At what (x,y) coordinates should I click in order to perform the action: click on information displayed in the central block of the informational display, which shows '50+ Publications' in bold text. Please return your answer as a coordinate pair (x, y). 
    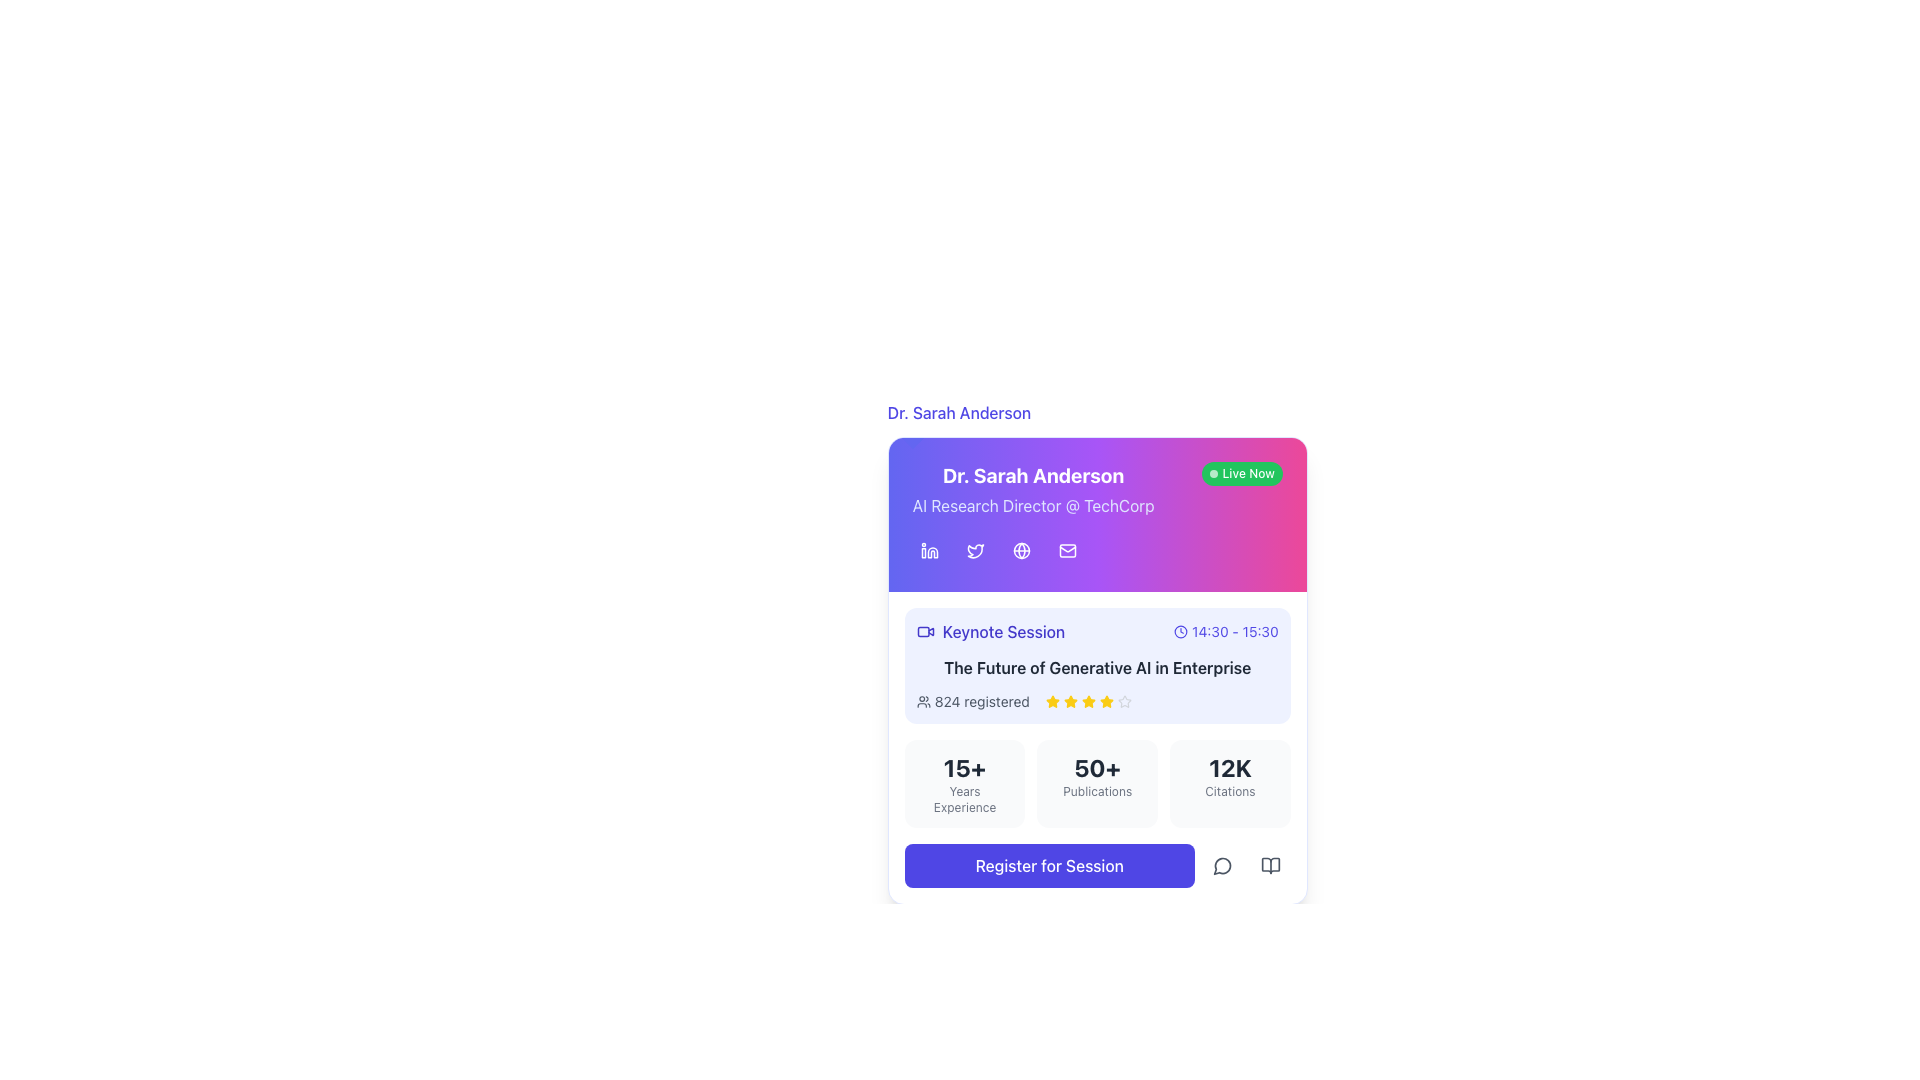
    Looking at the image, I should click on (1096, 782).